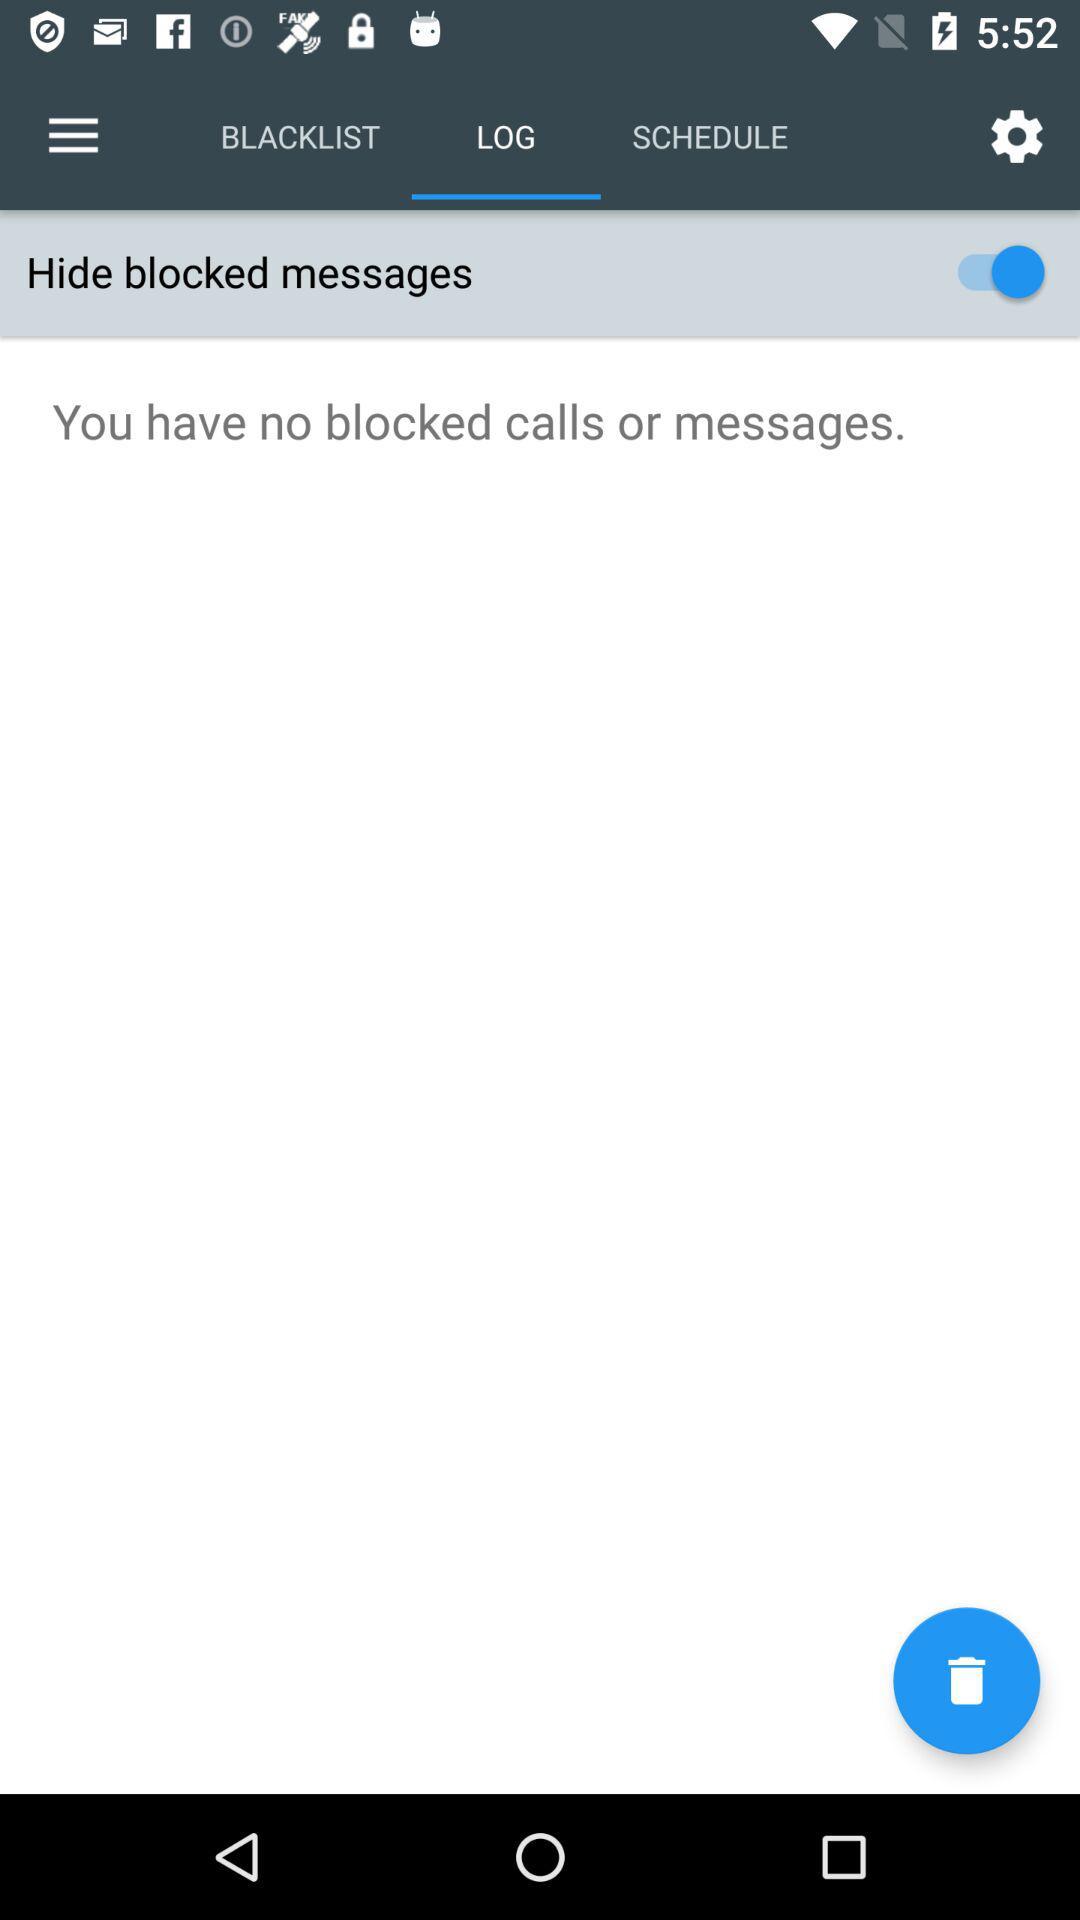 The width and height of the screenshot is (1080, 1920). Describe the element at coordinates (1017, 135) in the screenshot. I see `item at the top right corner` at that location.